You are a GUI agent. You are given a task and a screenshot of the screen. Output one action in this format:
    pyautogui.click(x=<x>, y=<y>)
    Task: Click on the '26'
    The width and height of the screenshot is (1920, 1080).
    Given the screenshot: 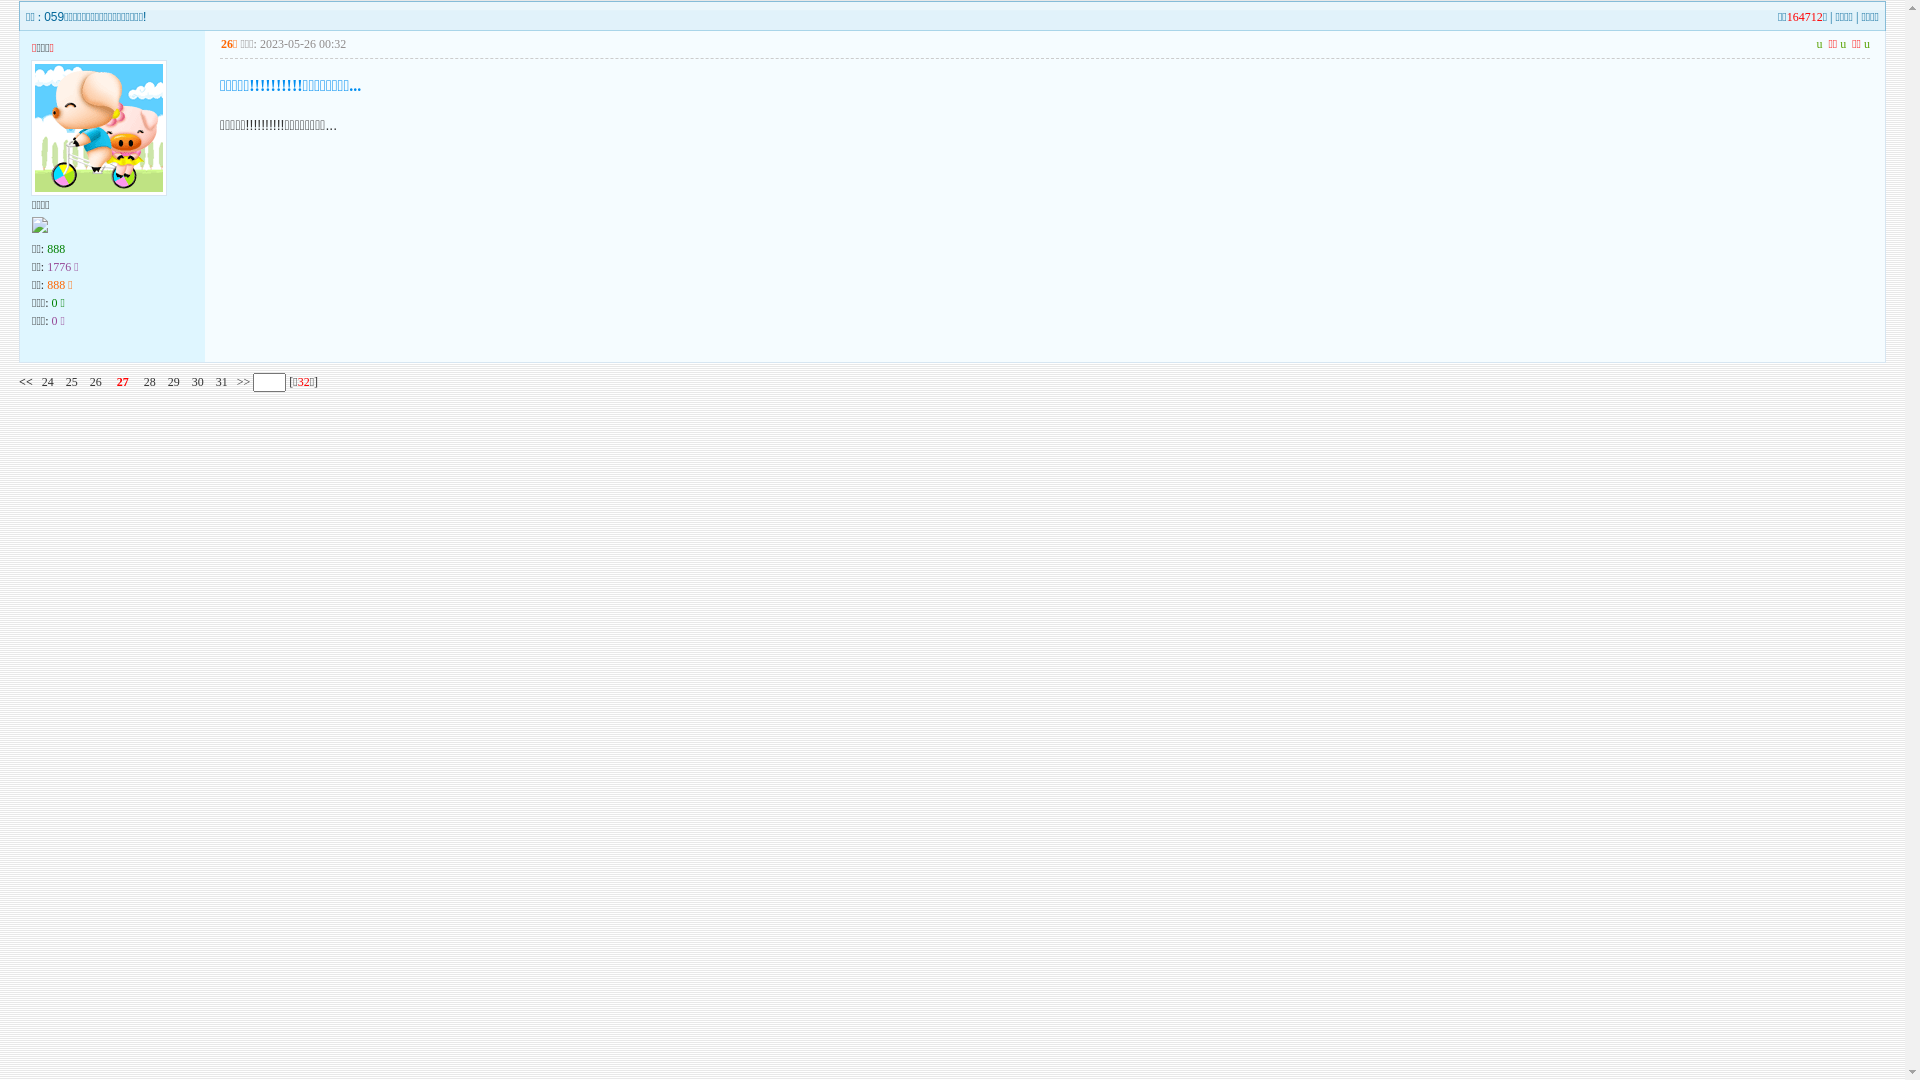 What is the action you would take?
    pyautogui.click(x=89, y=381)
    